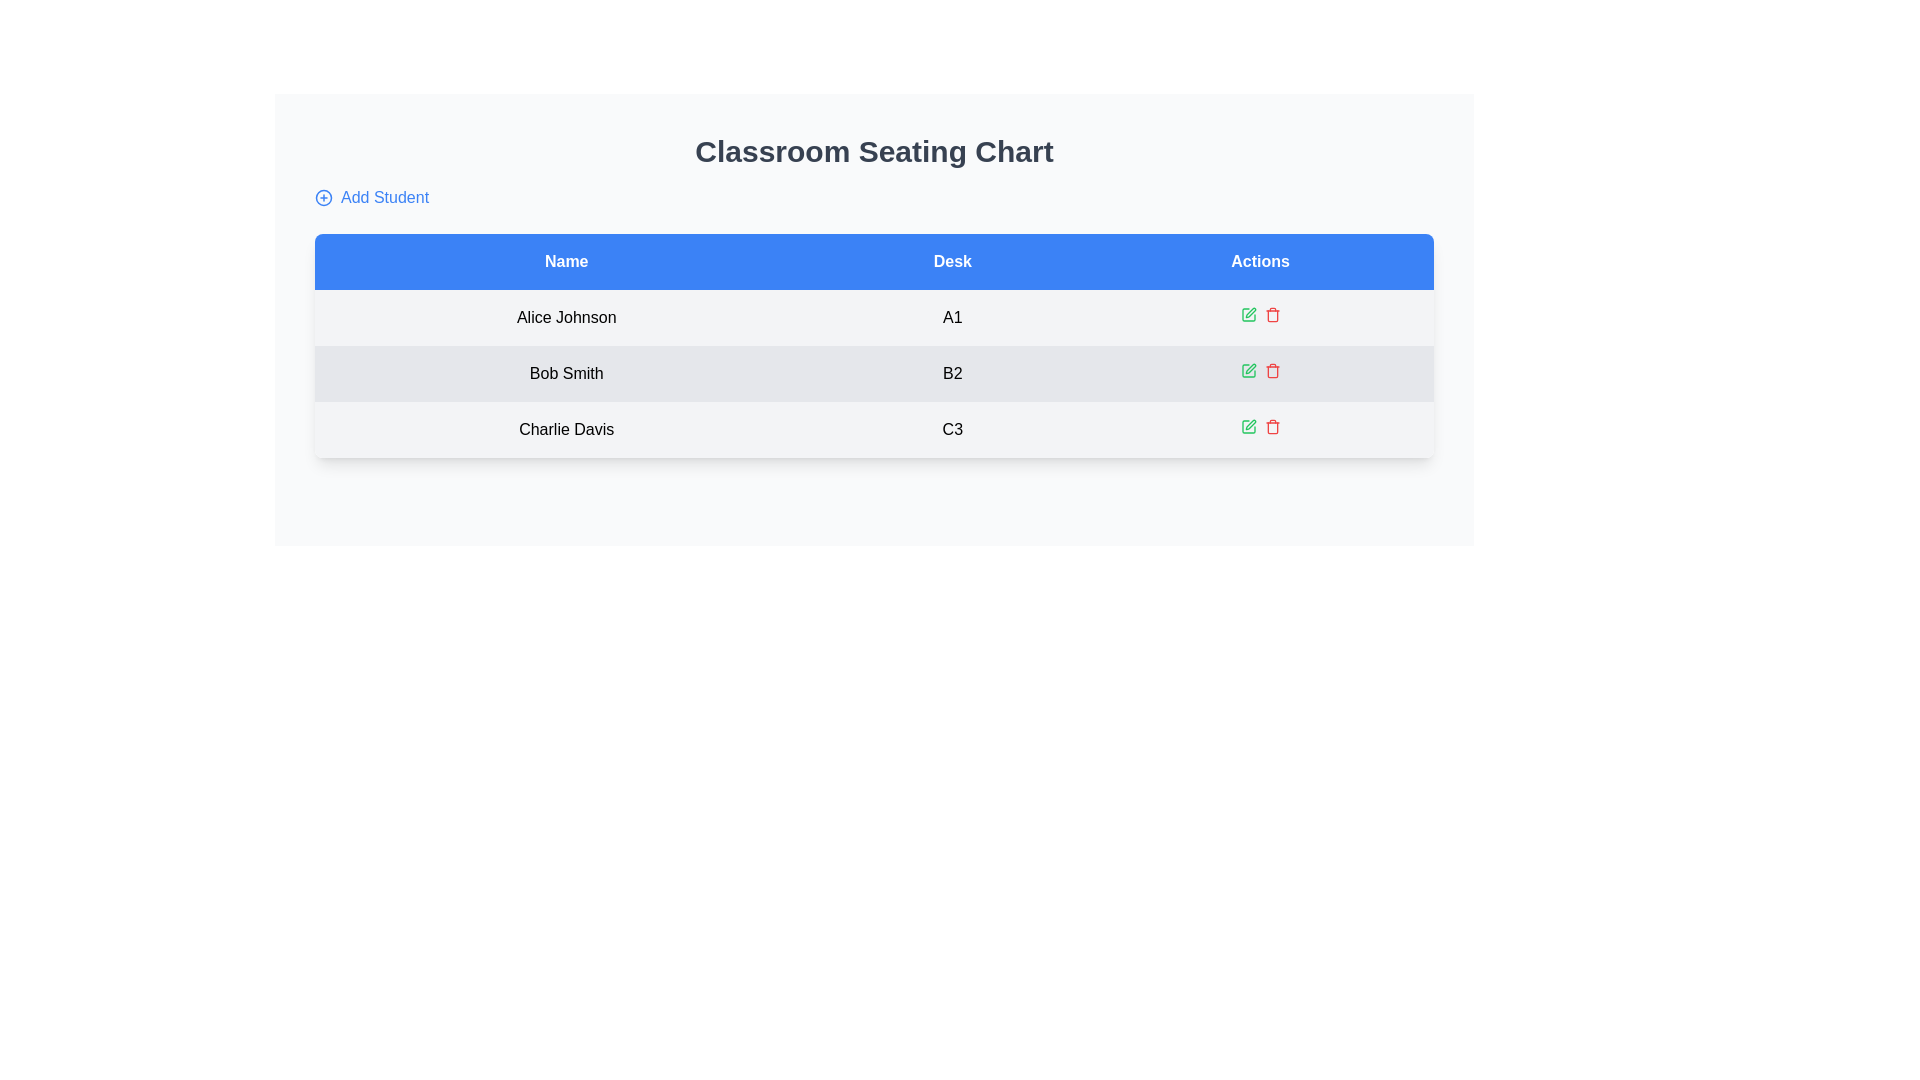  What do you see at coordinates (1271, 315) in the screenshot?
I see `the delete button located in the first row of the 'Actions' column in the table` at bounding box center [1271, 315].